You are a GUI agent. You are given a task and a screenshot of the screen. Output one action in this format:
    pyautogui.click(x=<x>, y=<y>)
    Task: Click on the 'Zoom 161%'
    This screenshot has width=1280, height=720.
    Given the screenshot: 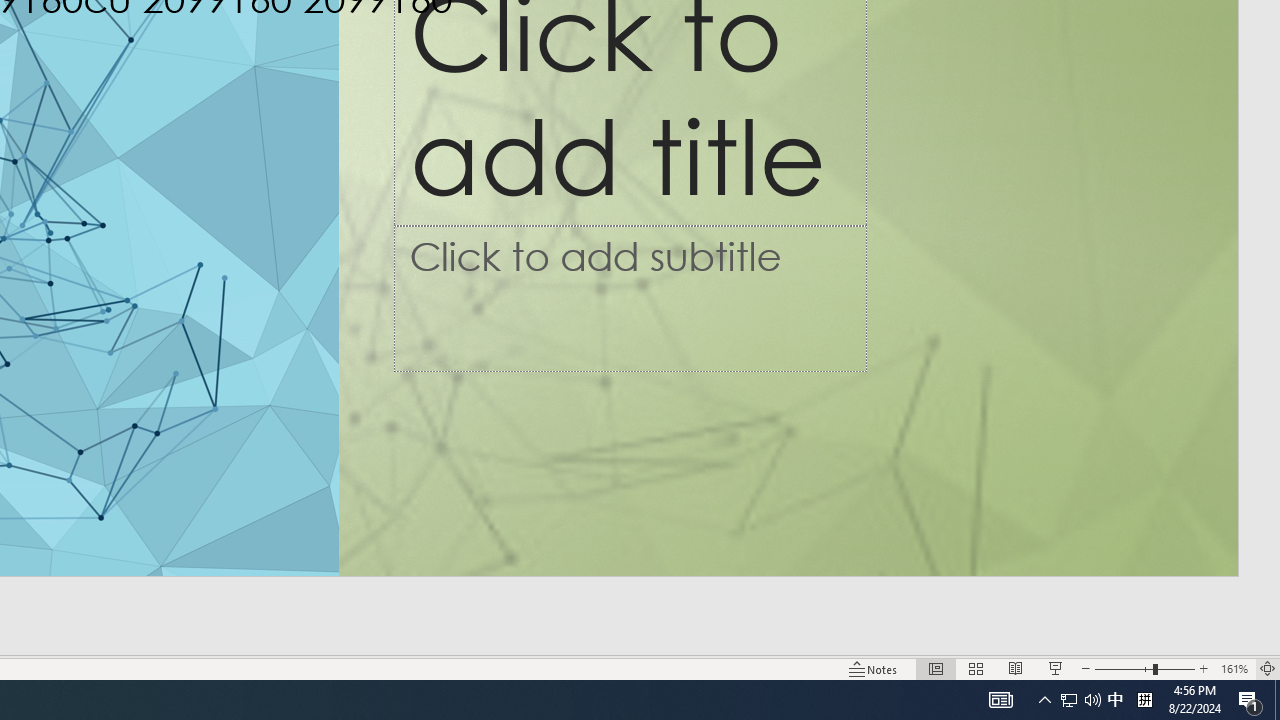 What is the action you would take?
    pyautogui.click(x=1233, y=669)
    